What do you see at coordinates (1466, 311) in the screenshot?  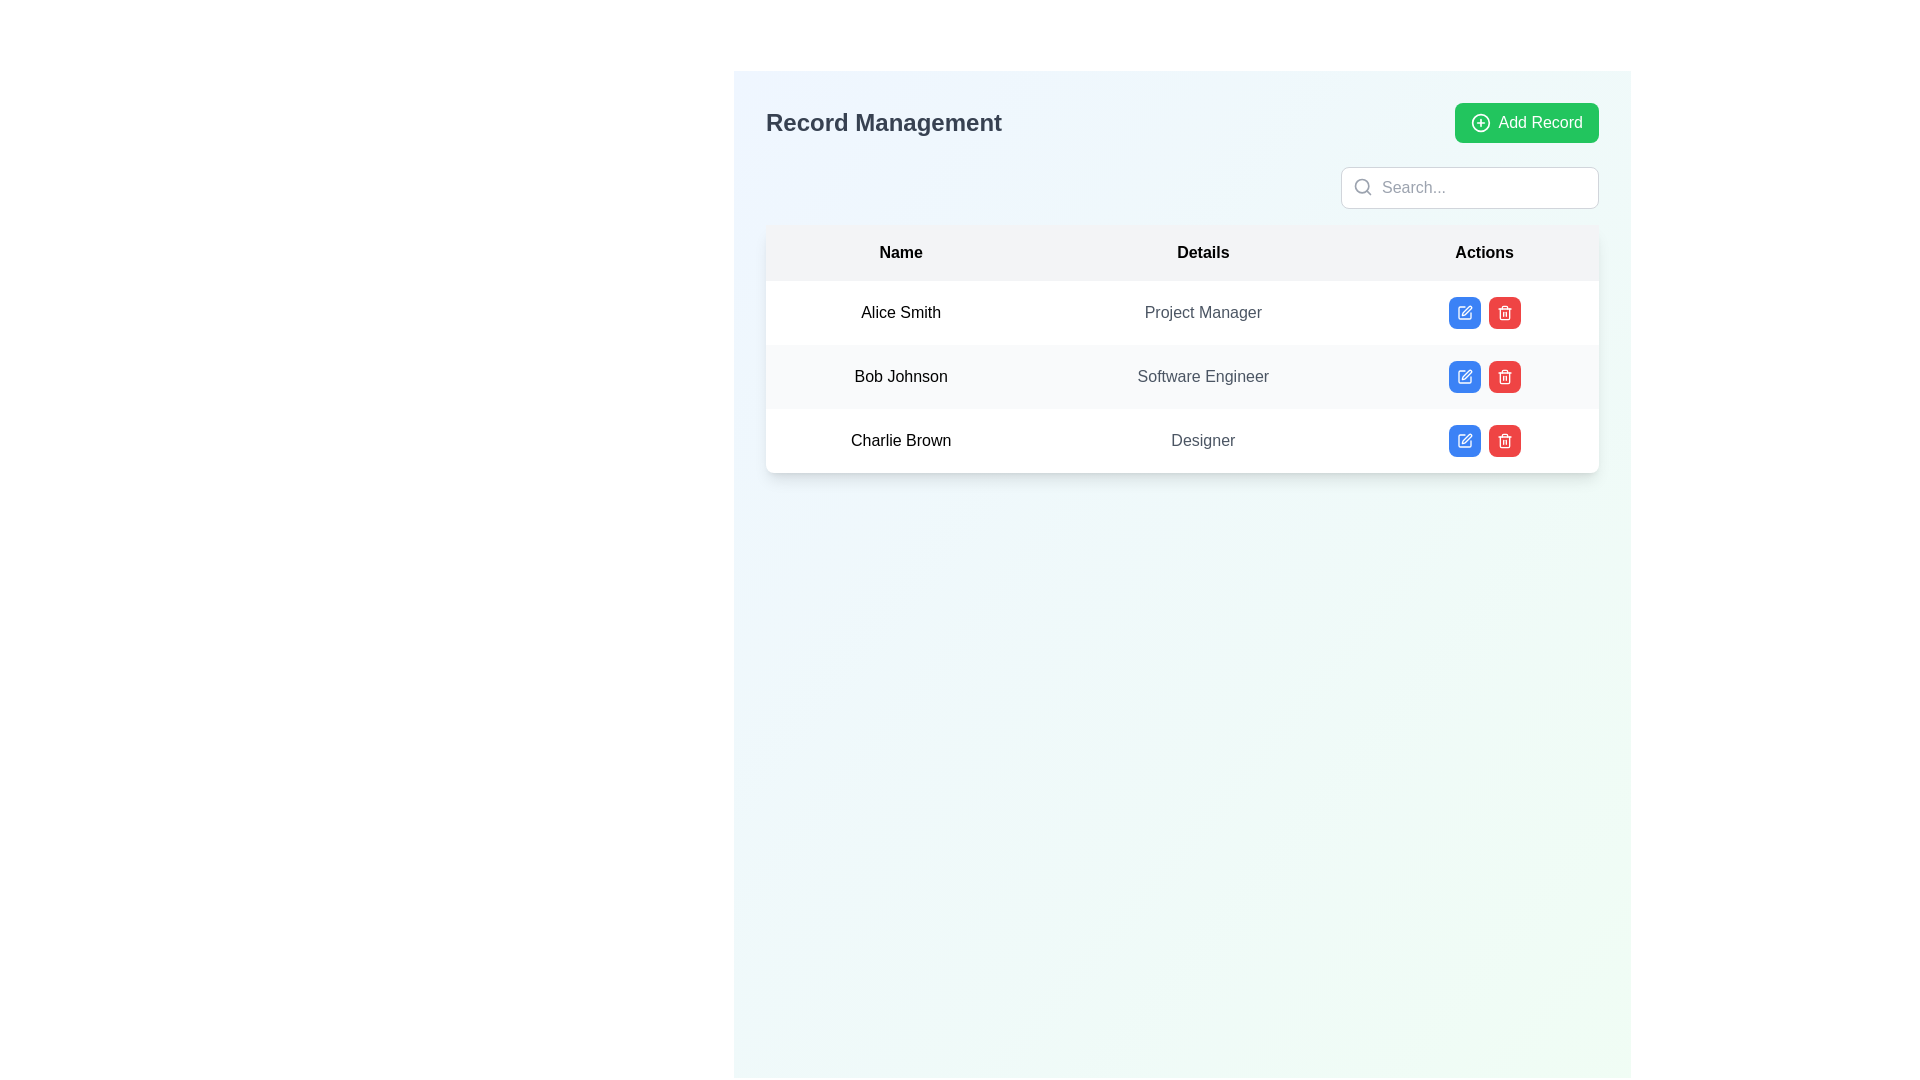 I see `the edit icon, which is a small pen illustration located in the 'Actions' column of the middle row of the table` at bounding box center [1466, 311].